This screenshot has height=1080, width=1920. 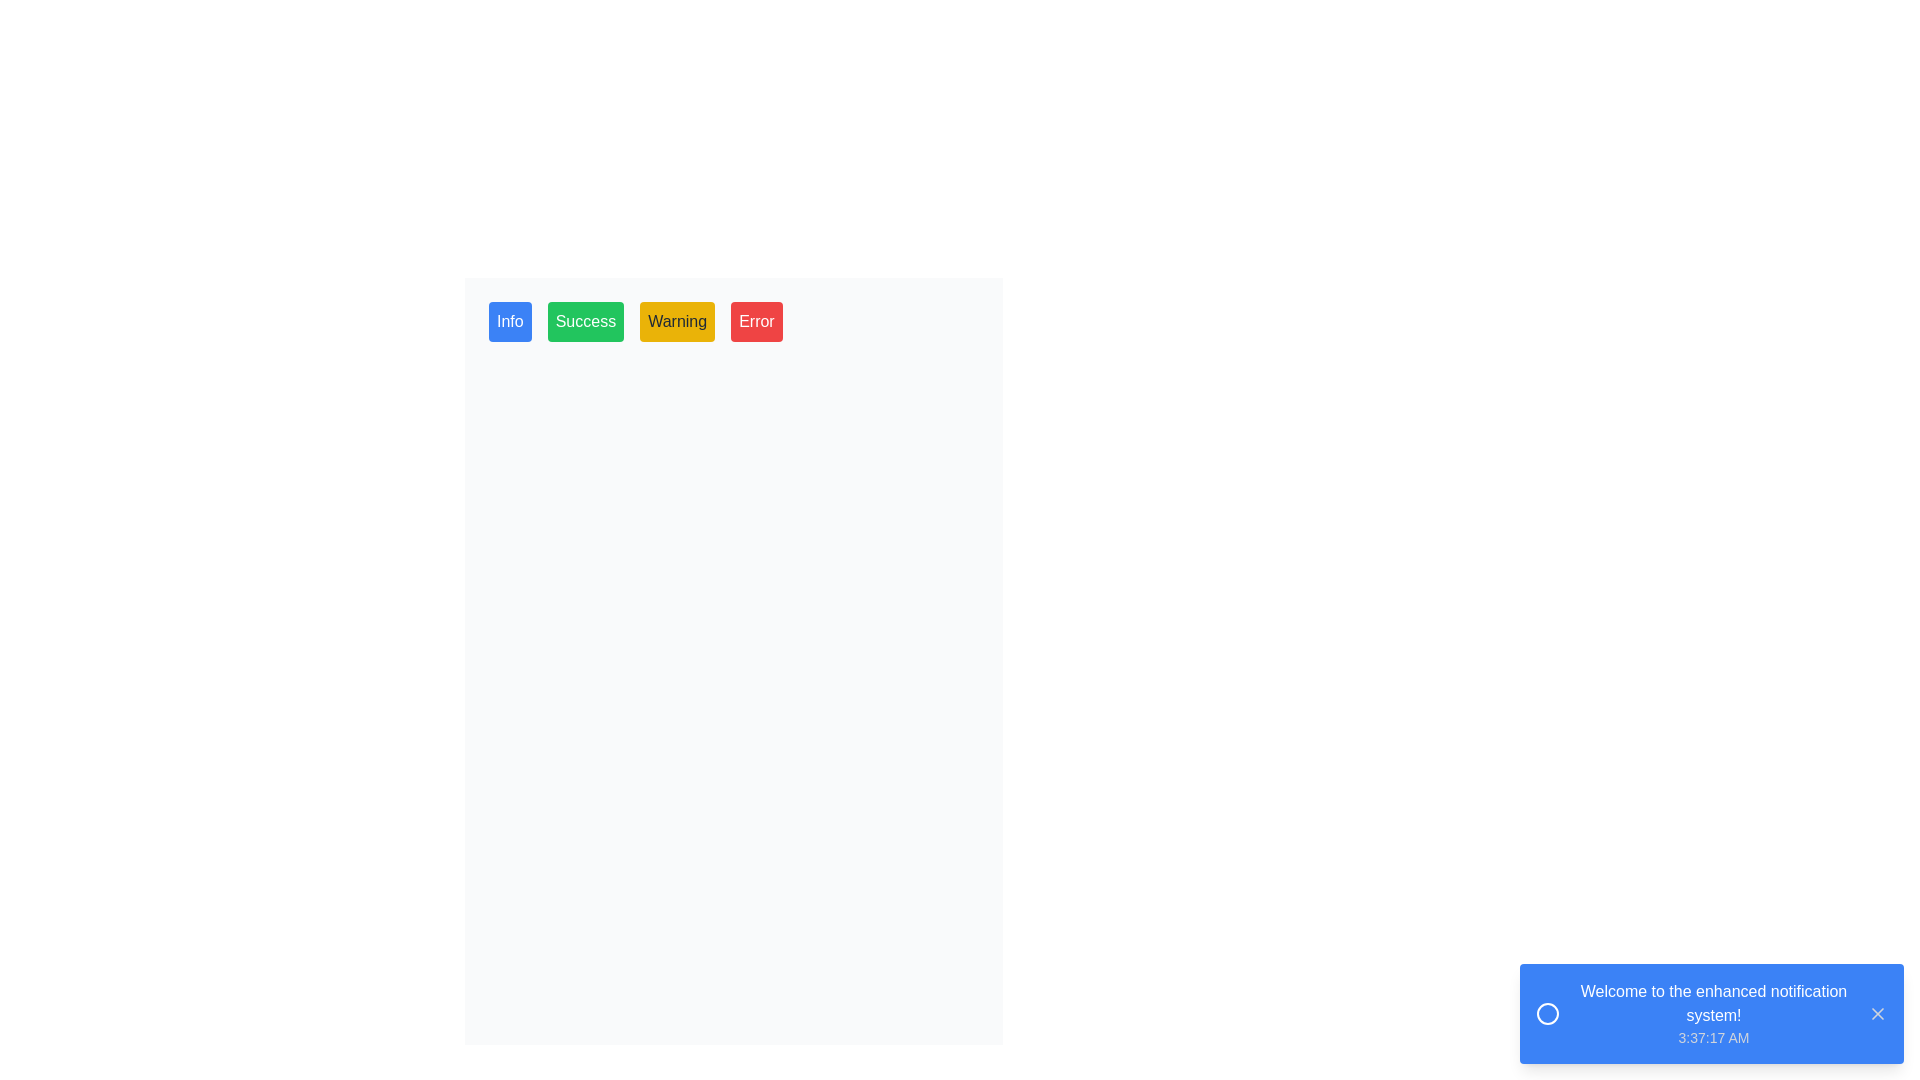 I want to click on the small, cross-shaped icon with a white 'X' symbol on a transparent background, so click(x=1876, y=1014).